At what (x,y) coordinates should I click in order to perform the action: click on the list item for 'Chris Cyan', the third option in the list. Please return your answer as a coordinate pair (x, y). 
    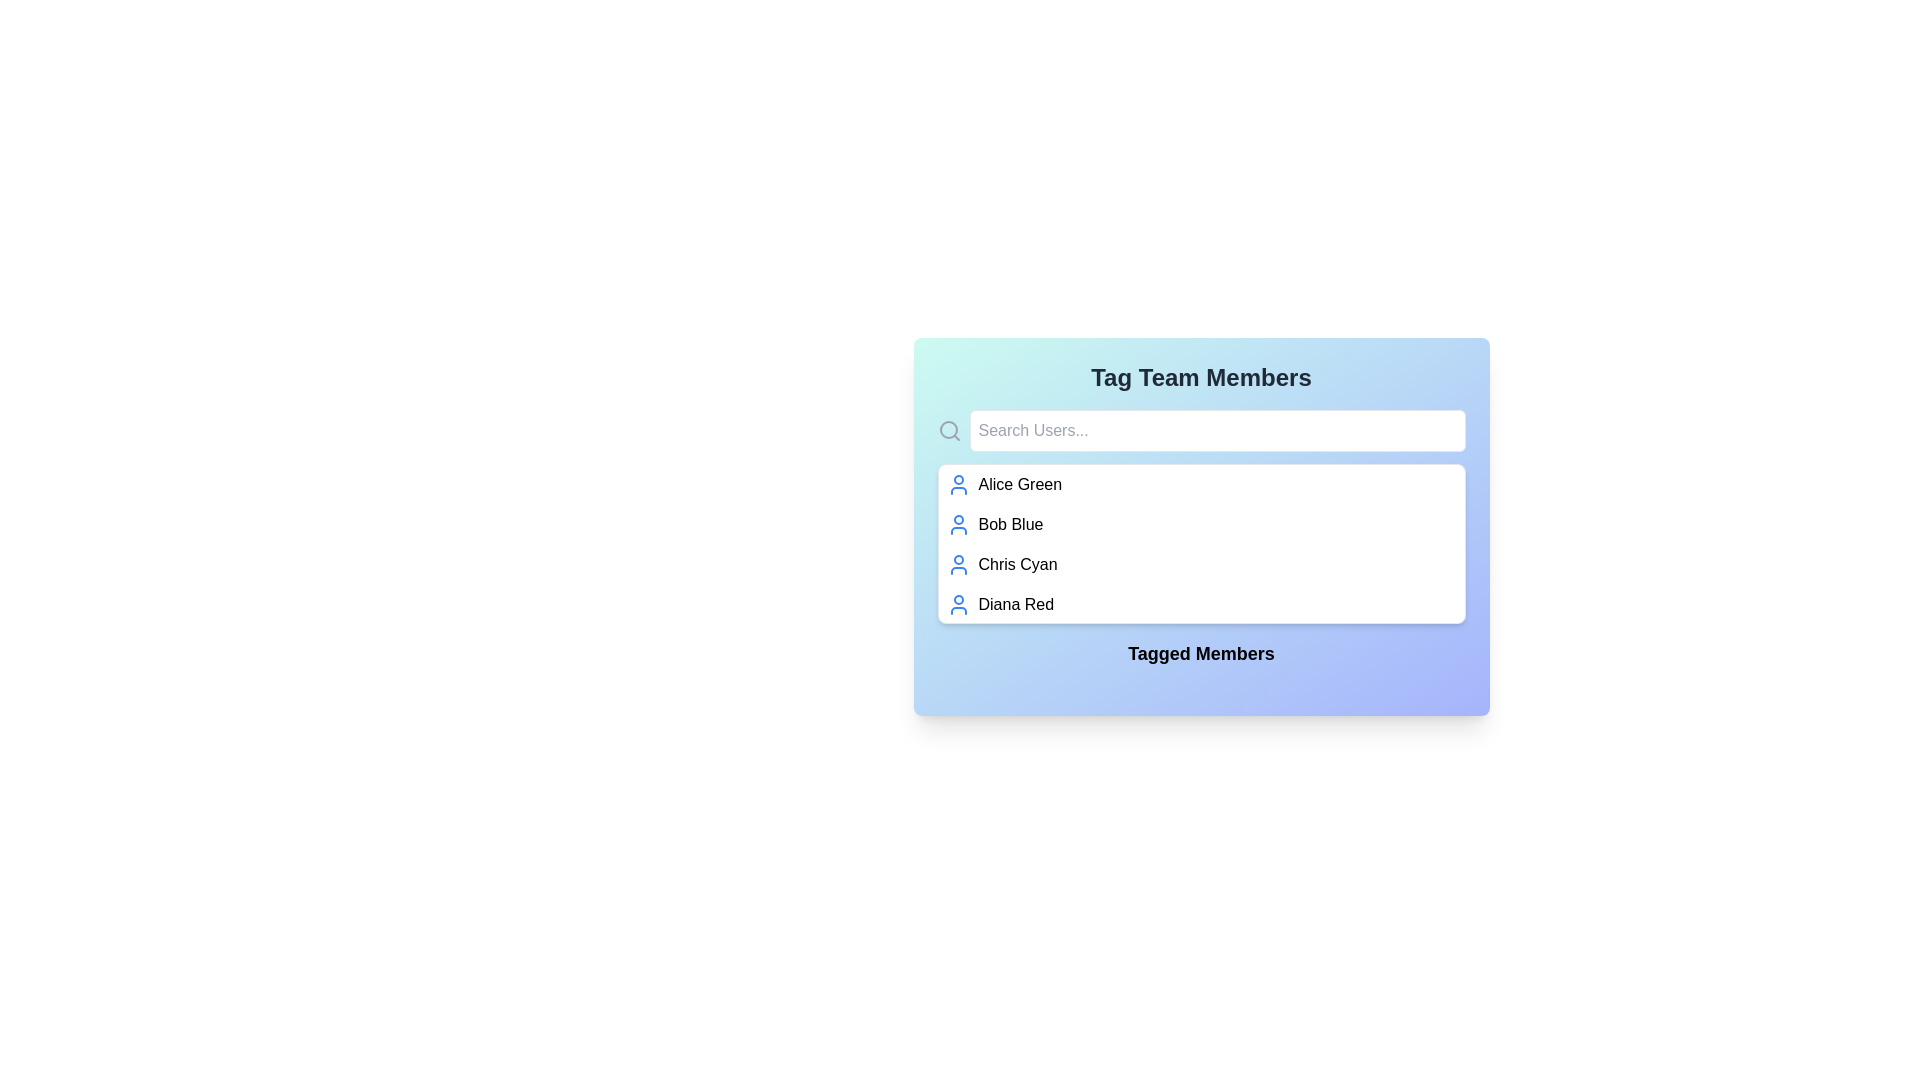
    Looking at the image, I should click on (1200, 564).